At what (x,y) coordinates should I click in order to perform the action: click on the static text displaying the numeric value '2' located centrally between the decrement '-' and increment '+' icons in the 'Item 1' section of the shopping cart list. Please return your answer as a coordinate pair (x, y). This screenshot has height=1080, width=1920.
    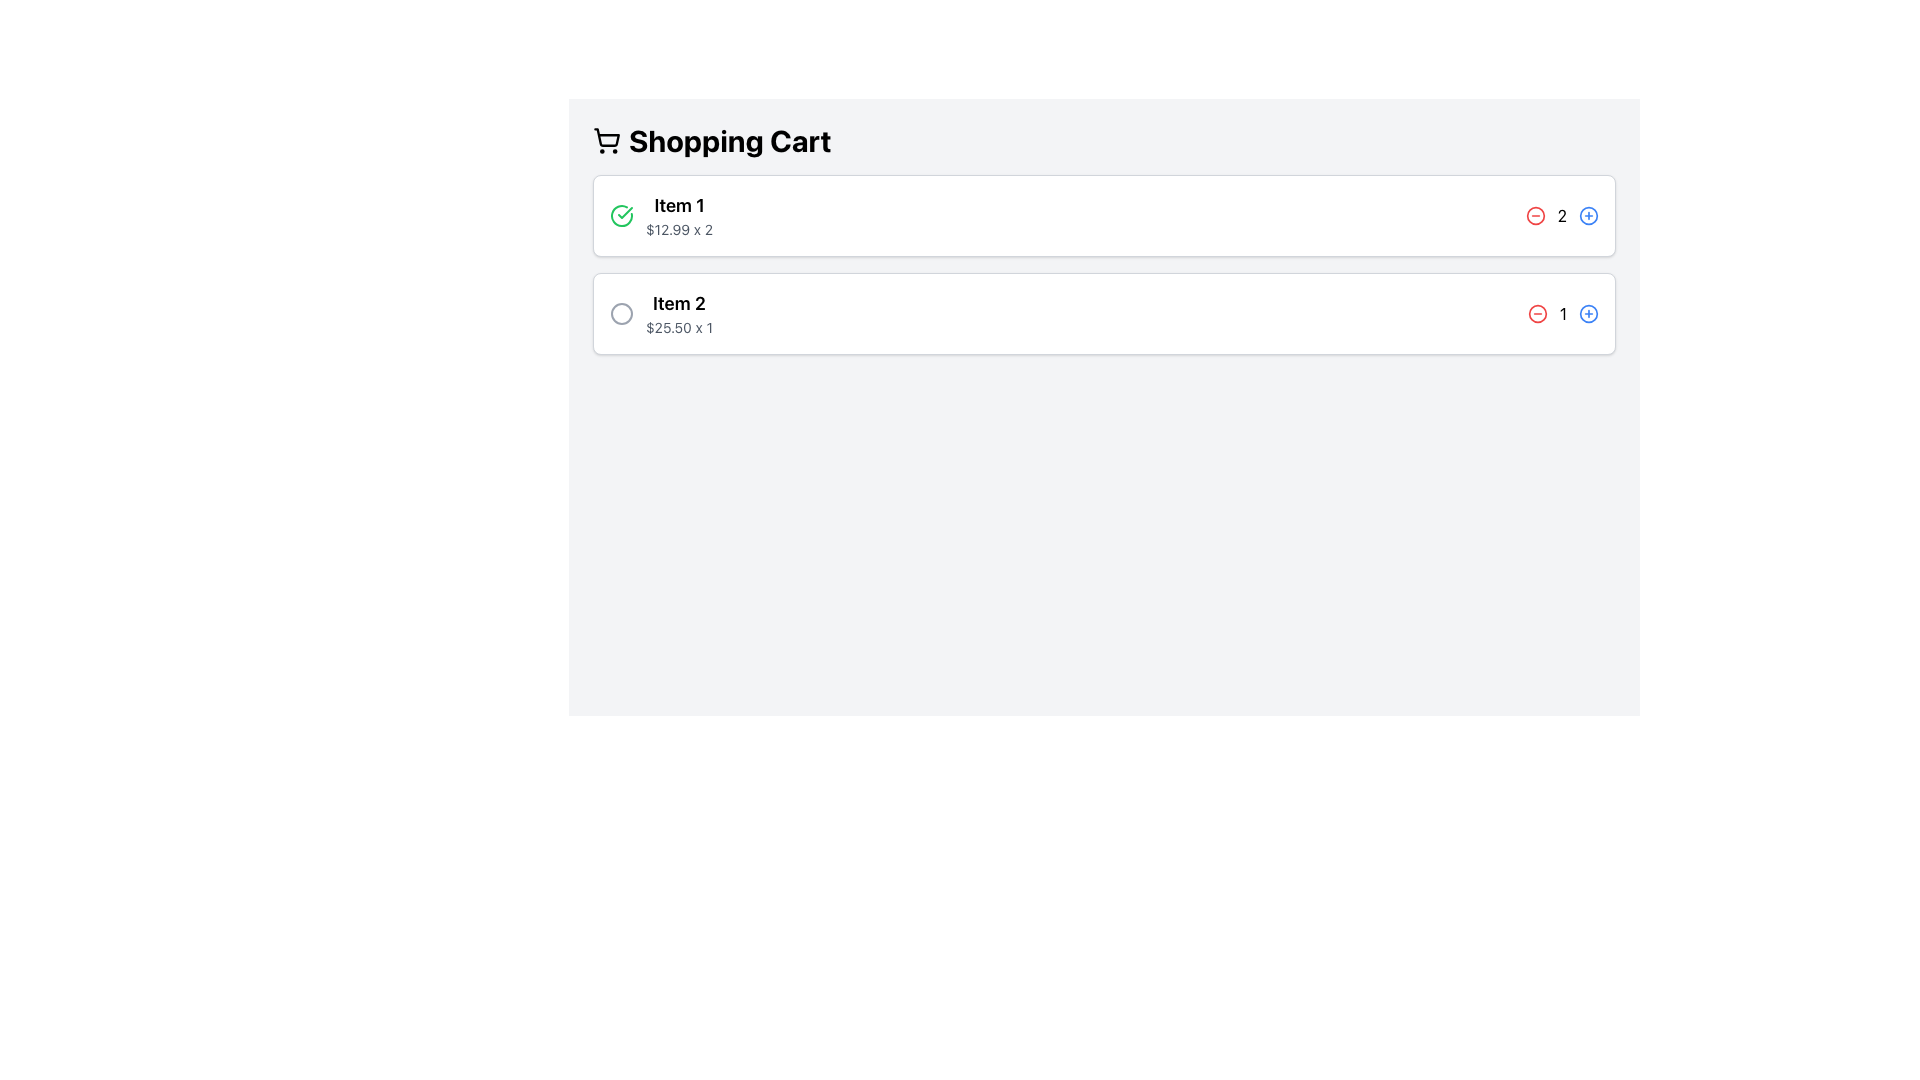
    Looking at the image, I should click on (1561, 216).